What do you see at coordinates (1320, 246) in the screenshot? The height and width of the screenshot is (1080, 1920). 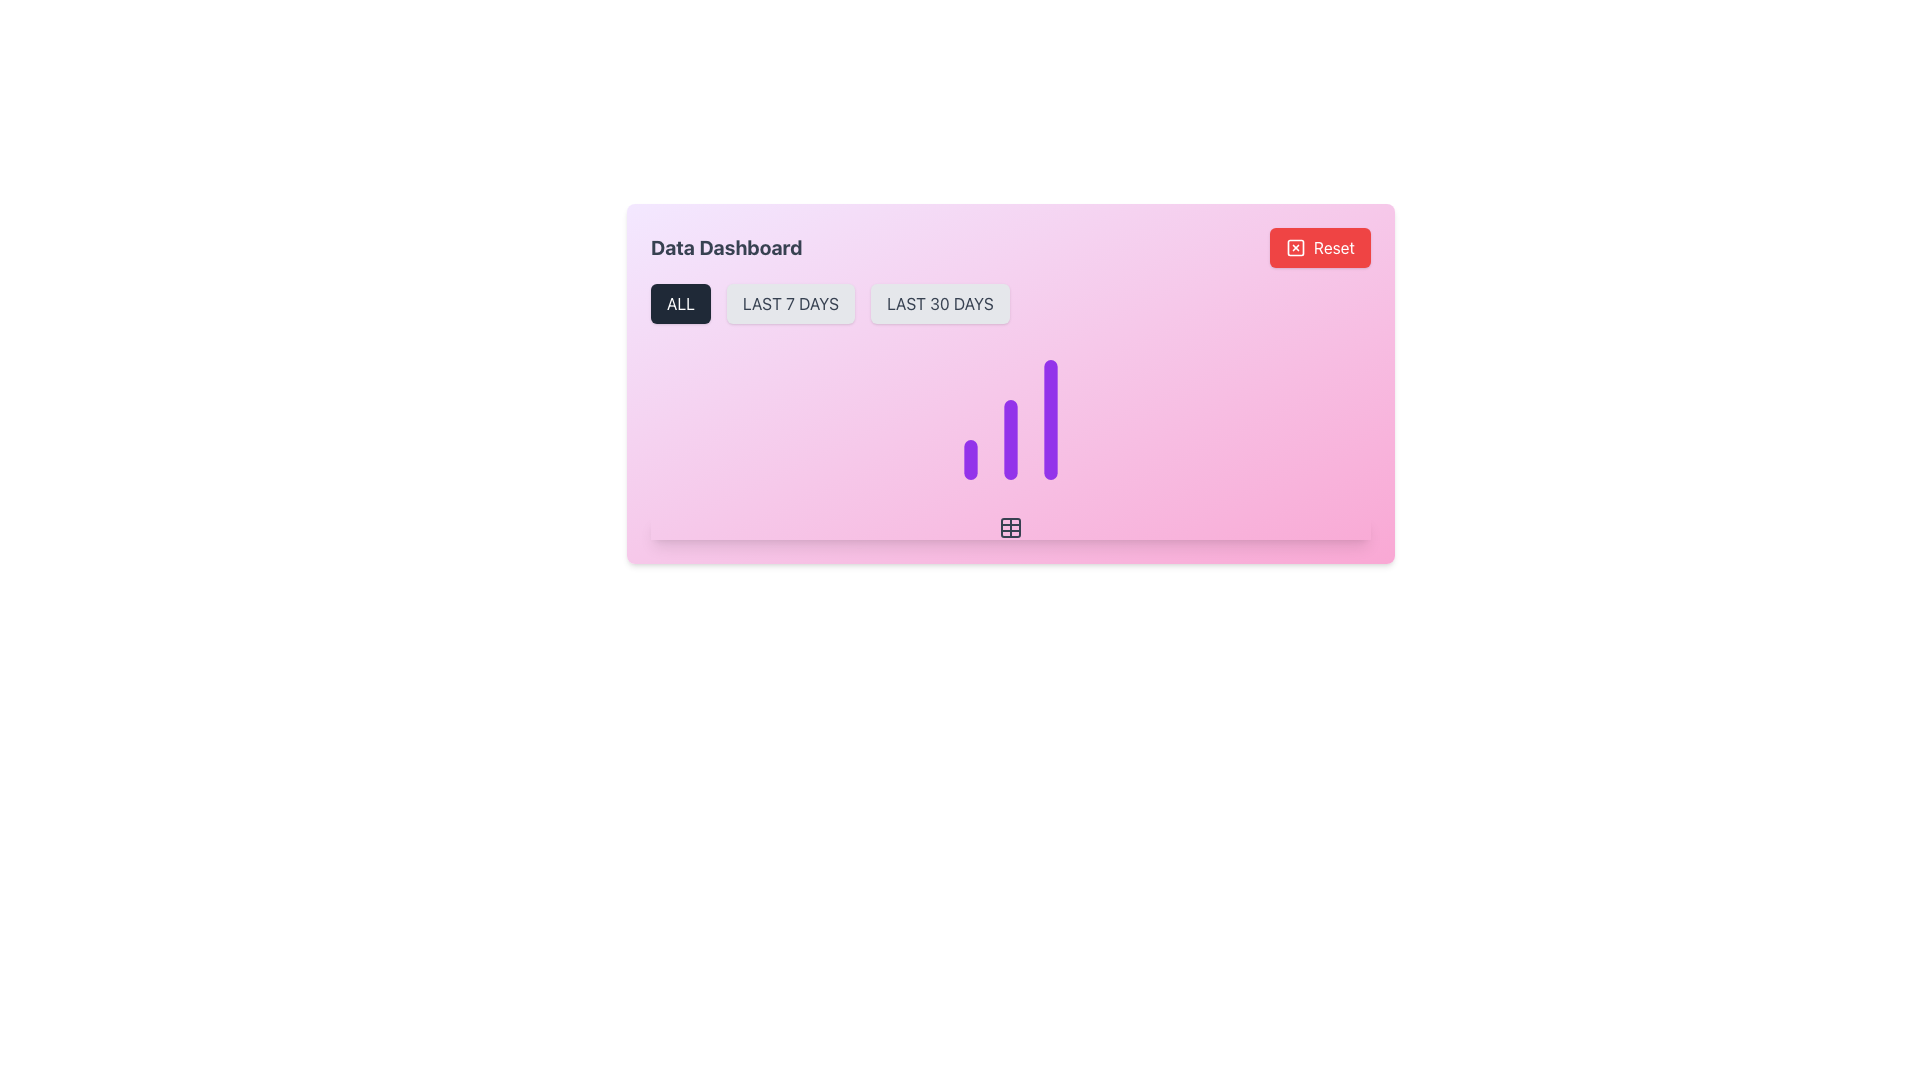 I see `the 'Reset' button with a red background and white text, located at the top-right corner of the 'Data Dashboard' section` at bounding box center [1320, 246].